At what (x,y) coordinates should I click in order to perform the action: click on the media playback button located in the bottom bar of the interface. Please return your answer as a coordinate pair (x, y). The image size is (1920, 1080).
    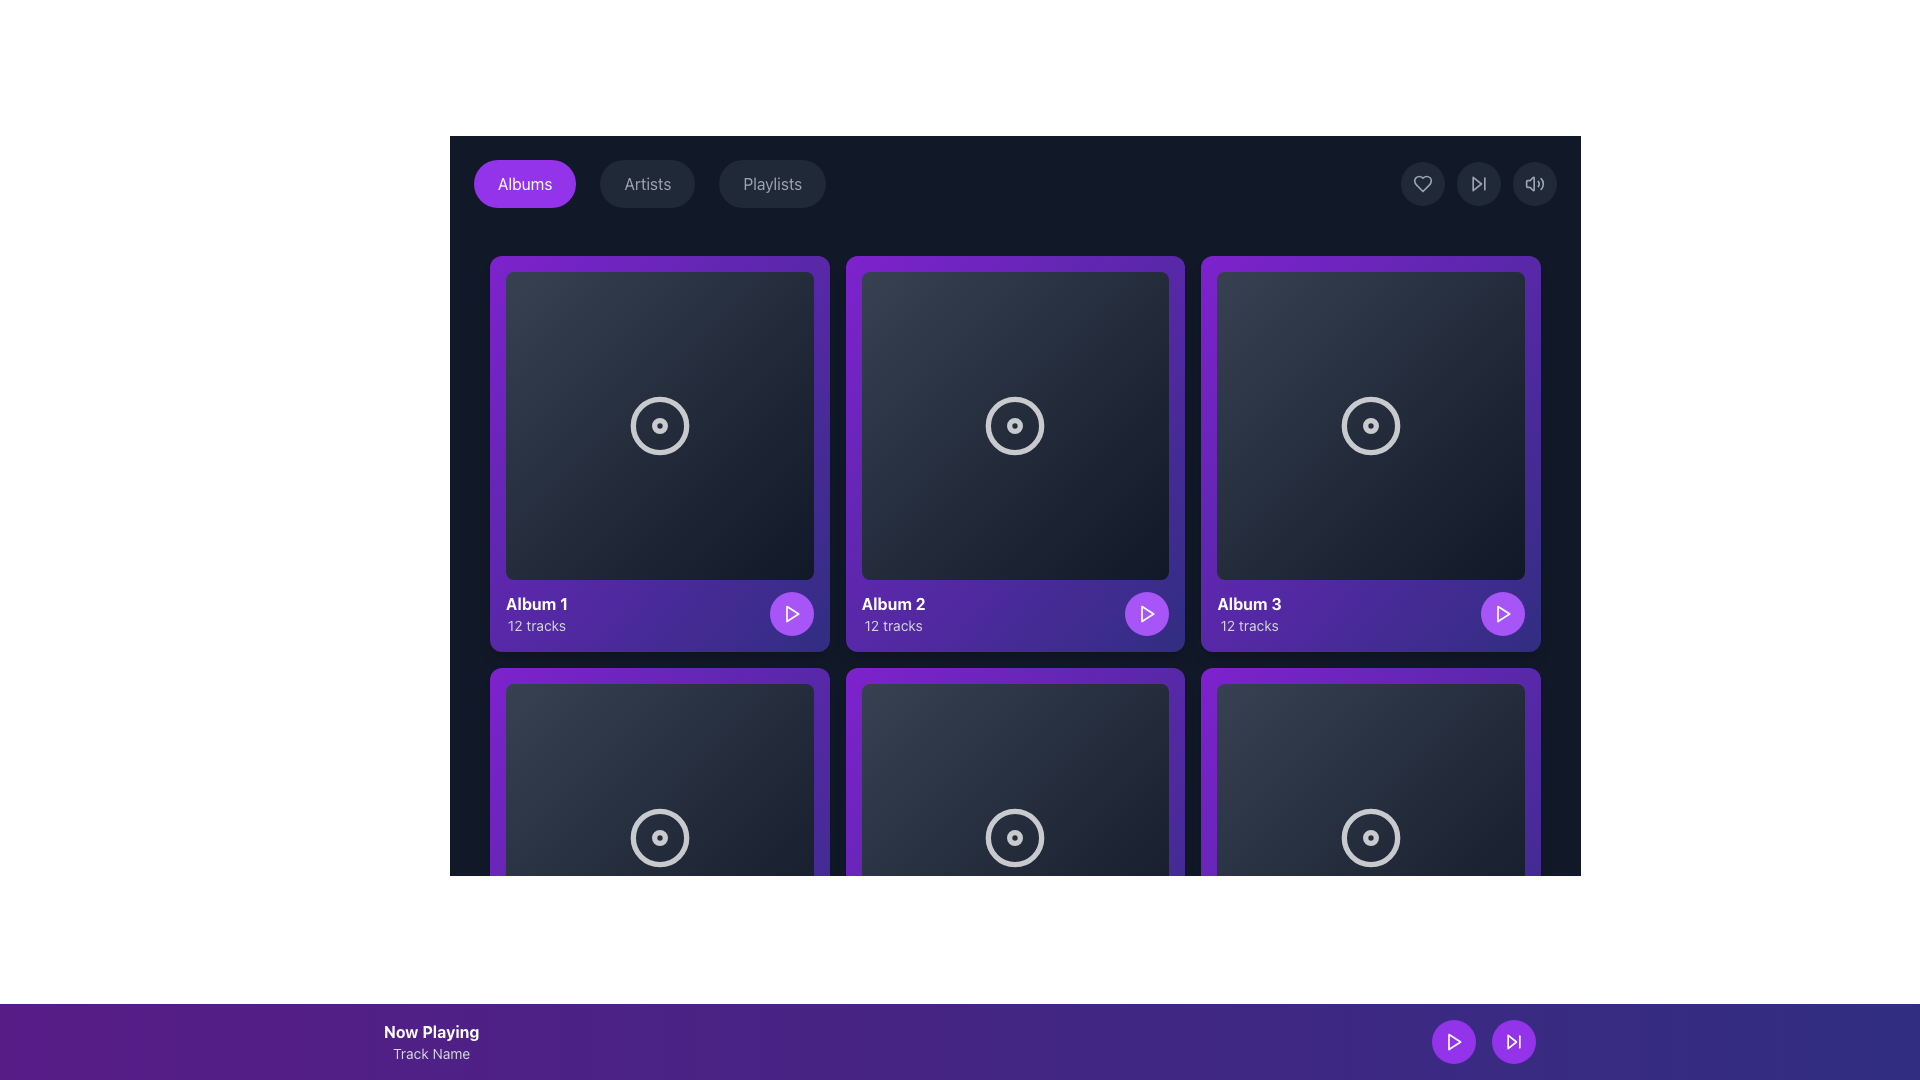
    Looking at the image, I should click on (790, 1025).